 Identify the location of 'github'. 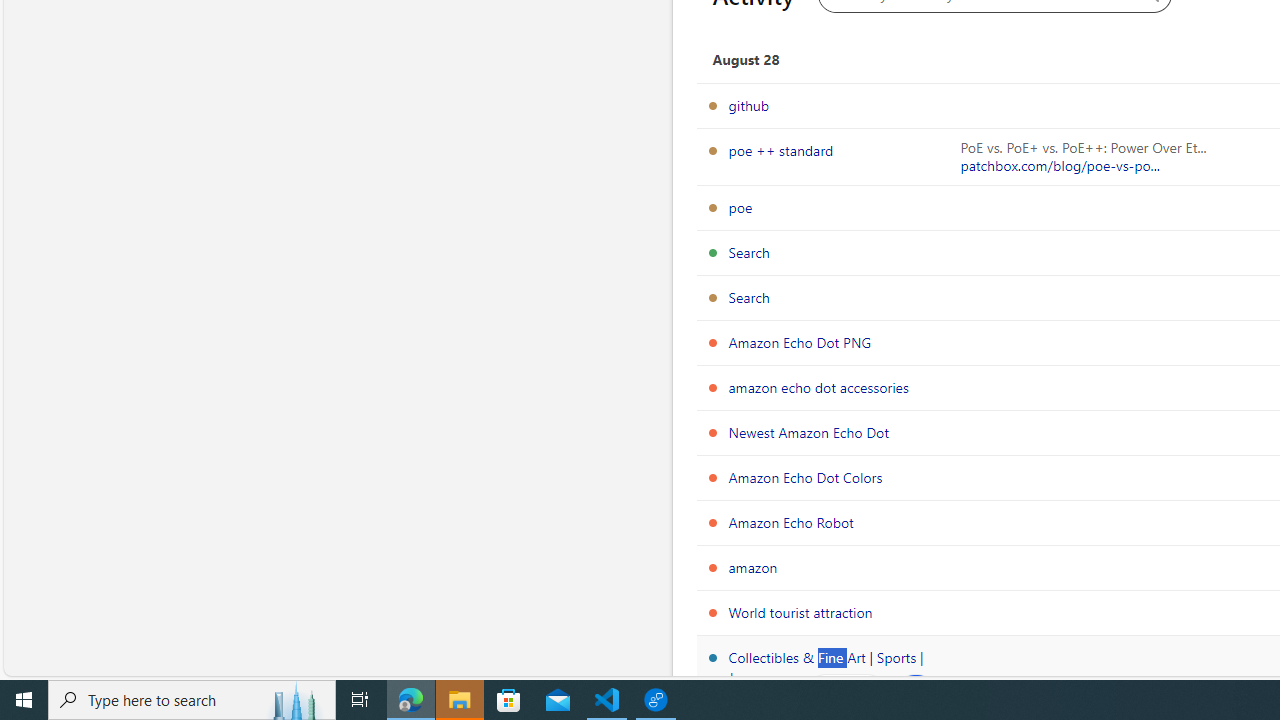
(747, 105).